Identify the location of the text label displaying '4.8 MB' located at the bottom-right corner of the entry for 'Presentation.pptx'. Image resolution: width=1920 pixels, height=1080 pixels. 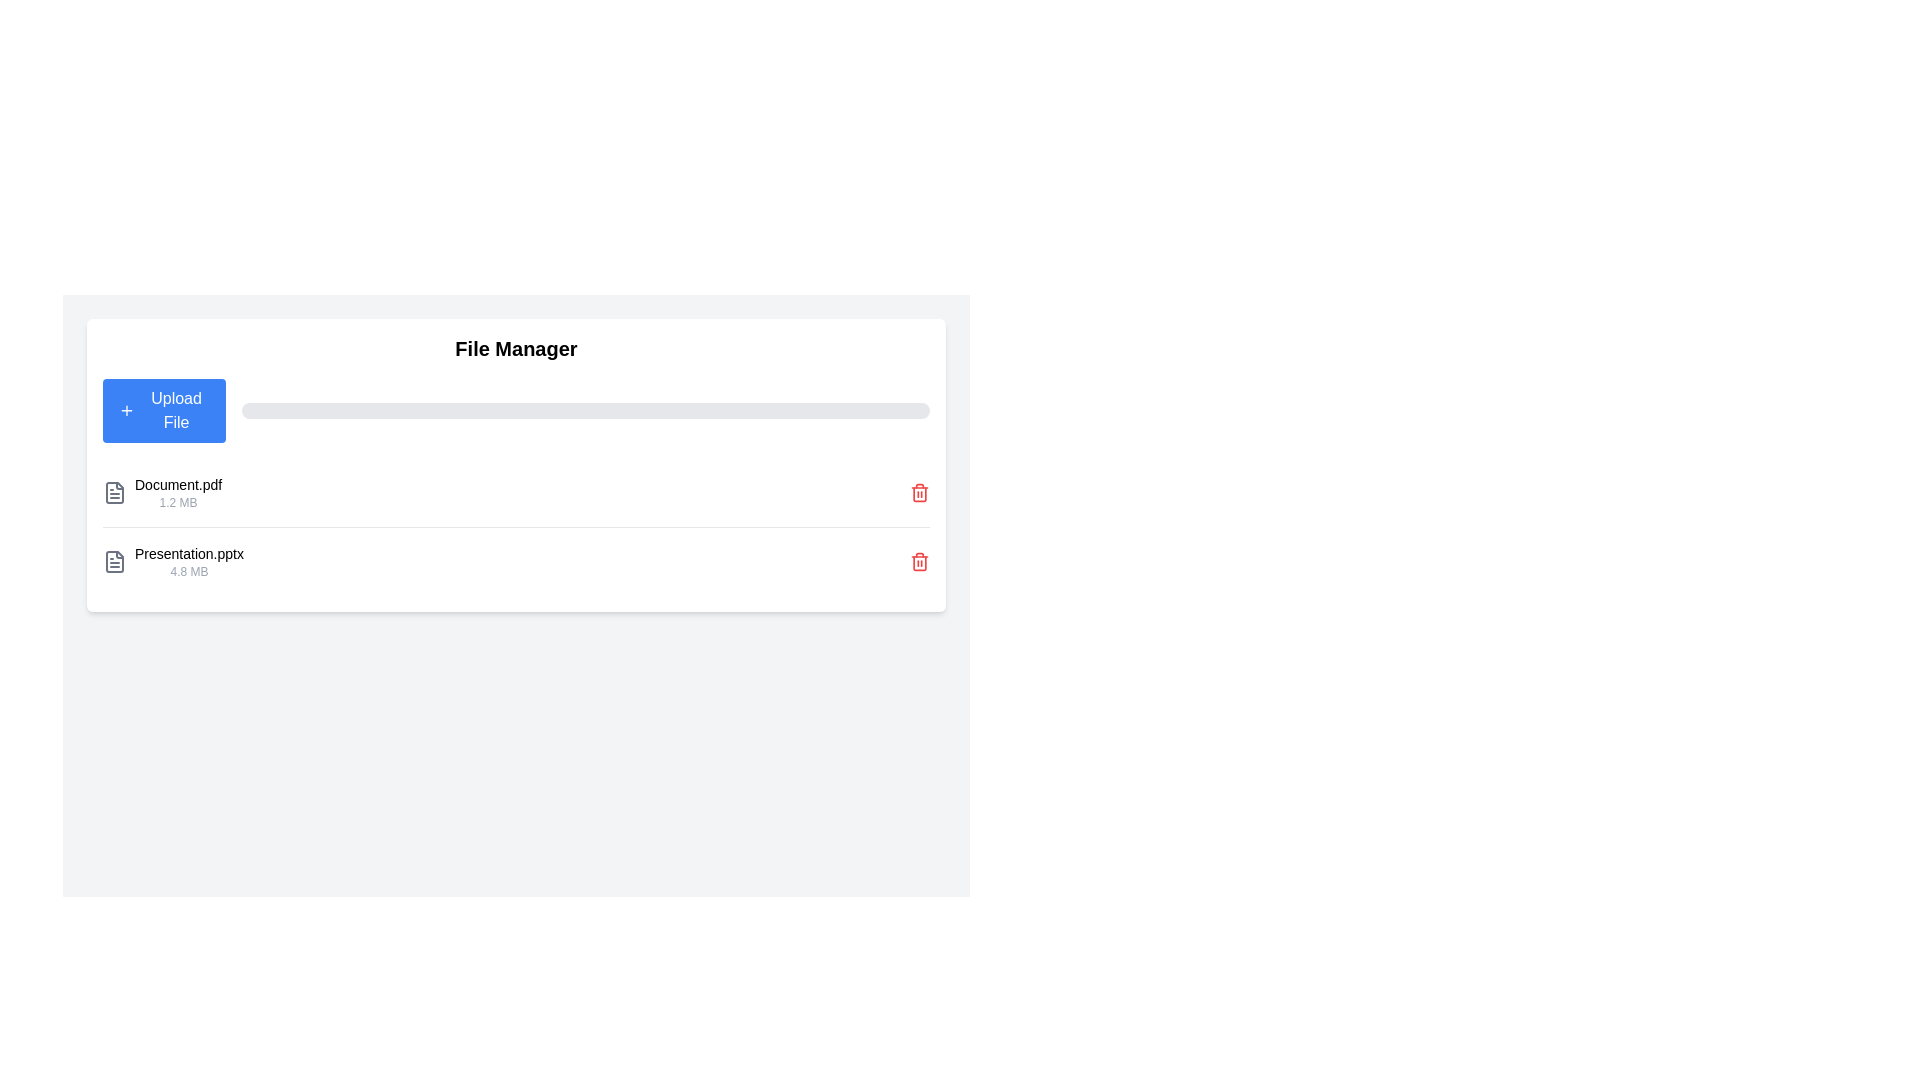
(189, 571).